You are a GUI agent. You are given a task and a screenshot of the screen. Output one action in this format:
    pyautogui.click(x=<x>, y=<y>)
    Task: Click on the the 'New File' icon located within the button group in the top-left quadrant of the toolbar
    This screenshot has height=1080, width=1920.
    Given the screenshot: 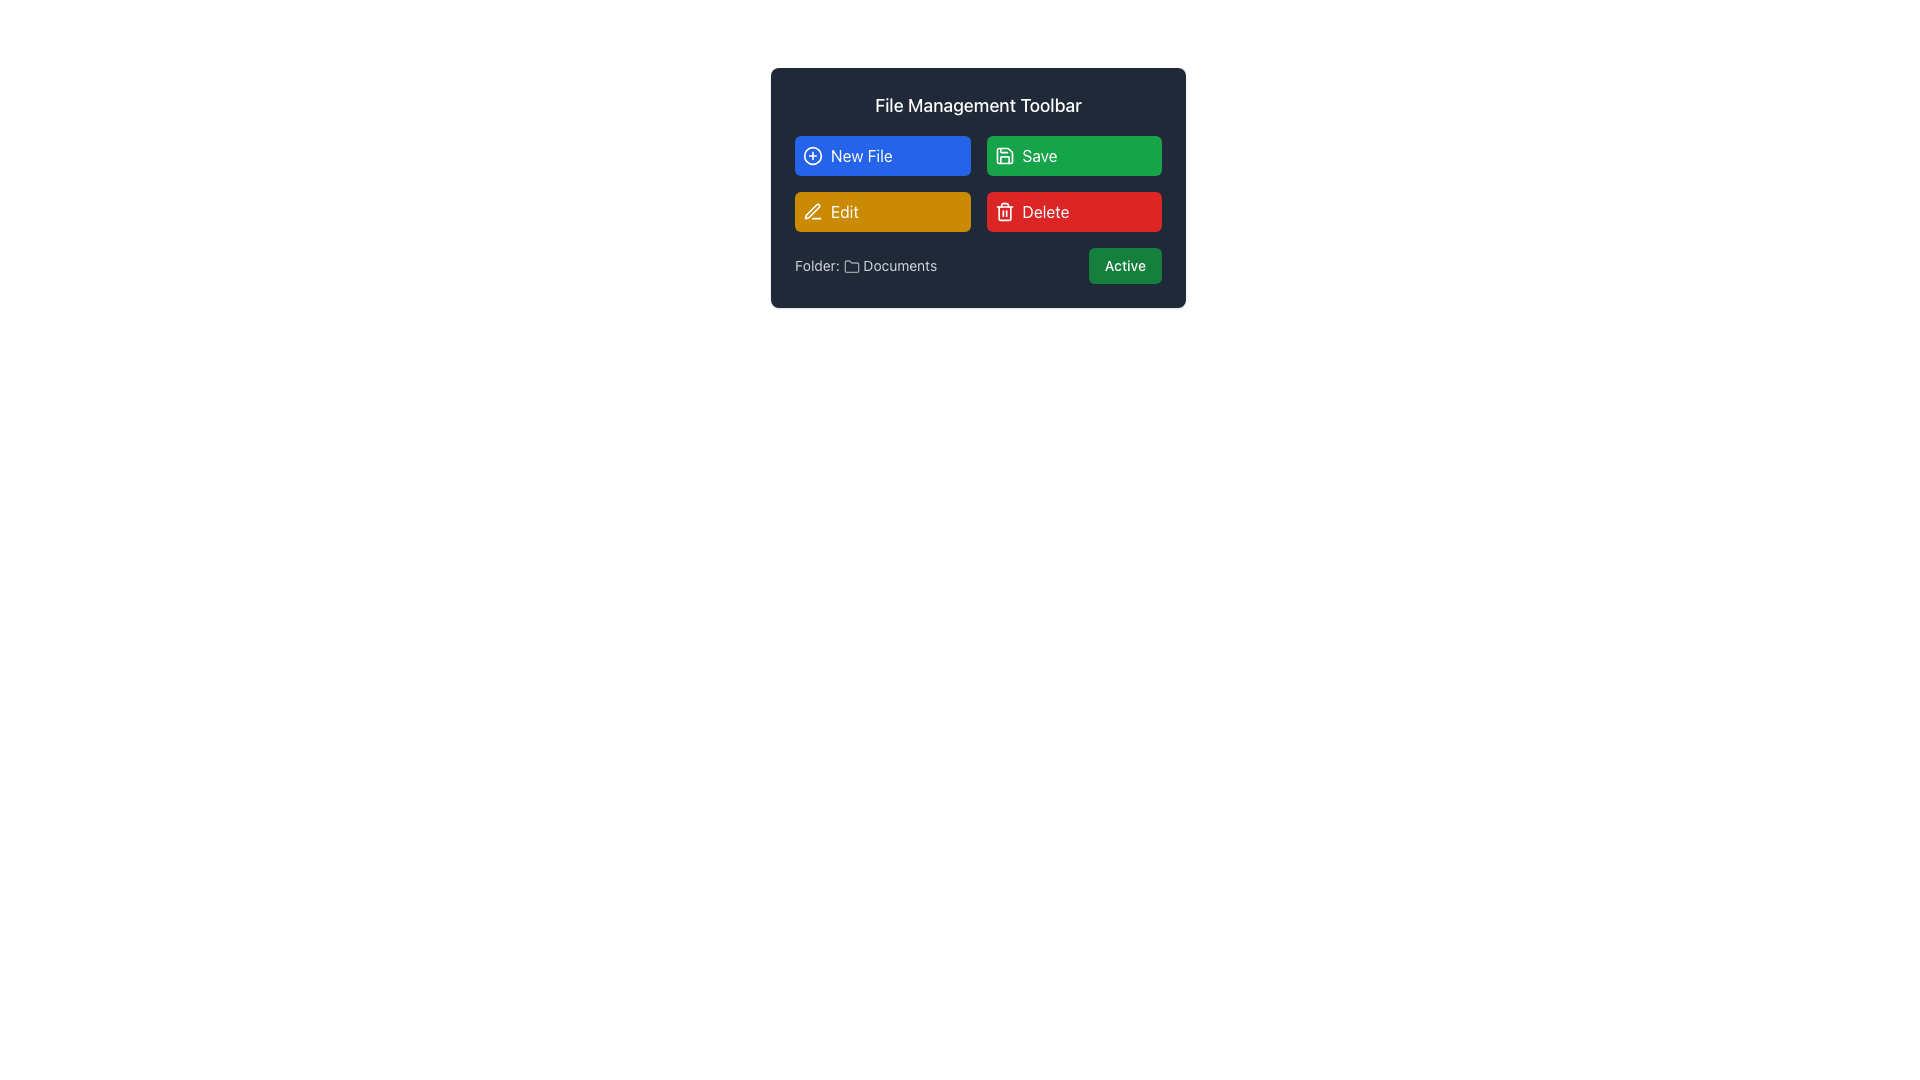 What is the action you would take?
    pyautogui.click(x=812, y=154)
    